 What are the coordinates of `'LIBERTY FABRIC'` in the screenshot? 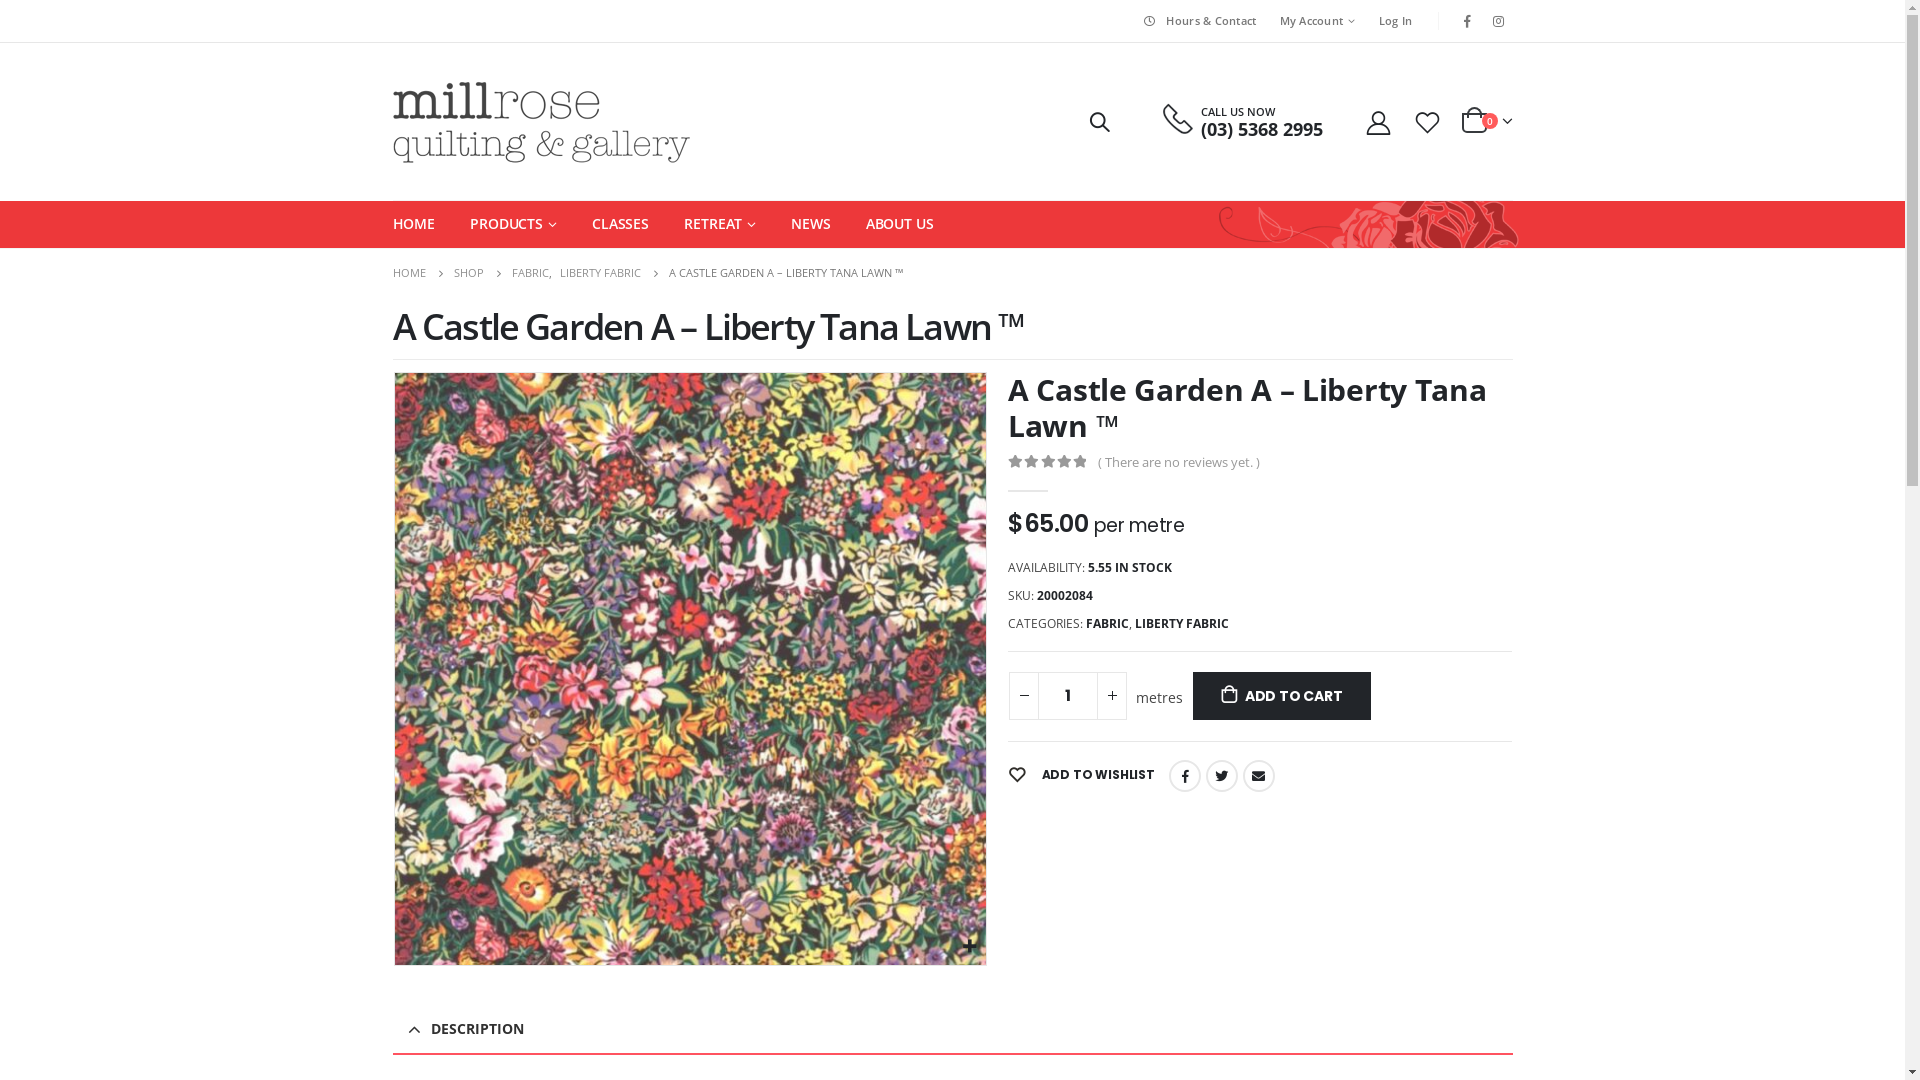 It's located at (1181, 623).